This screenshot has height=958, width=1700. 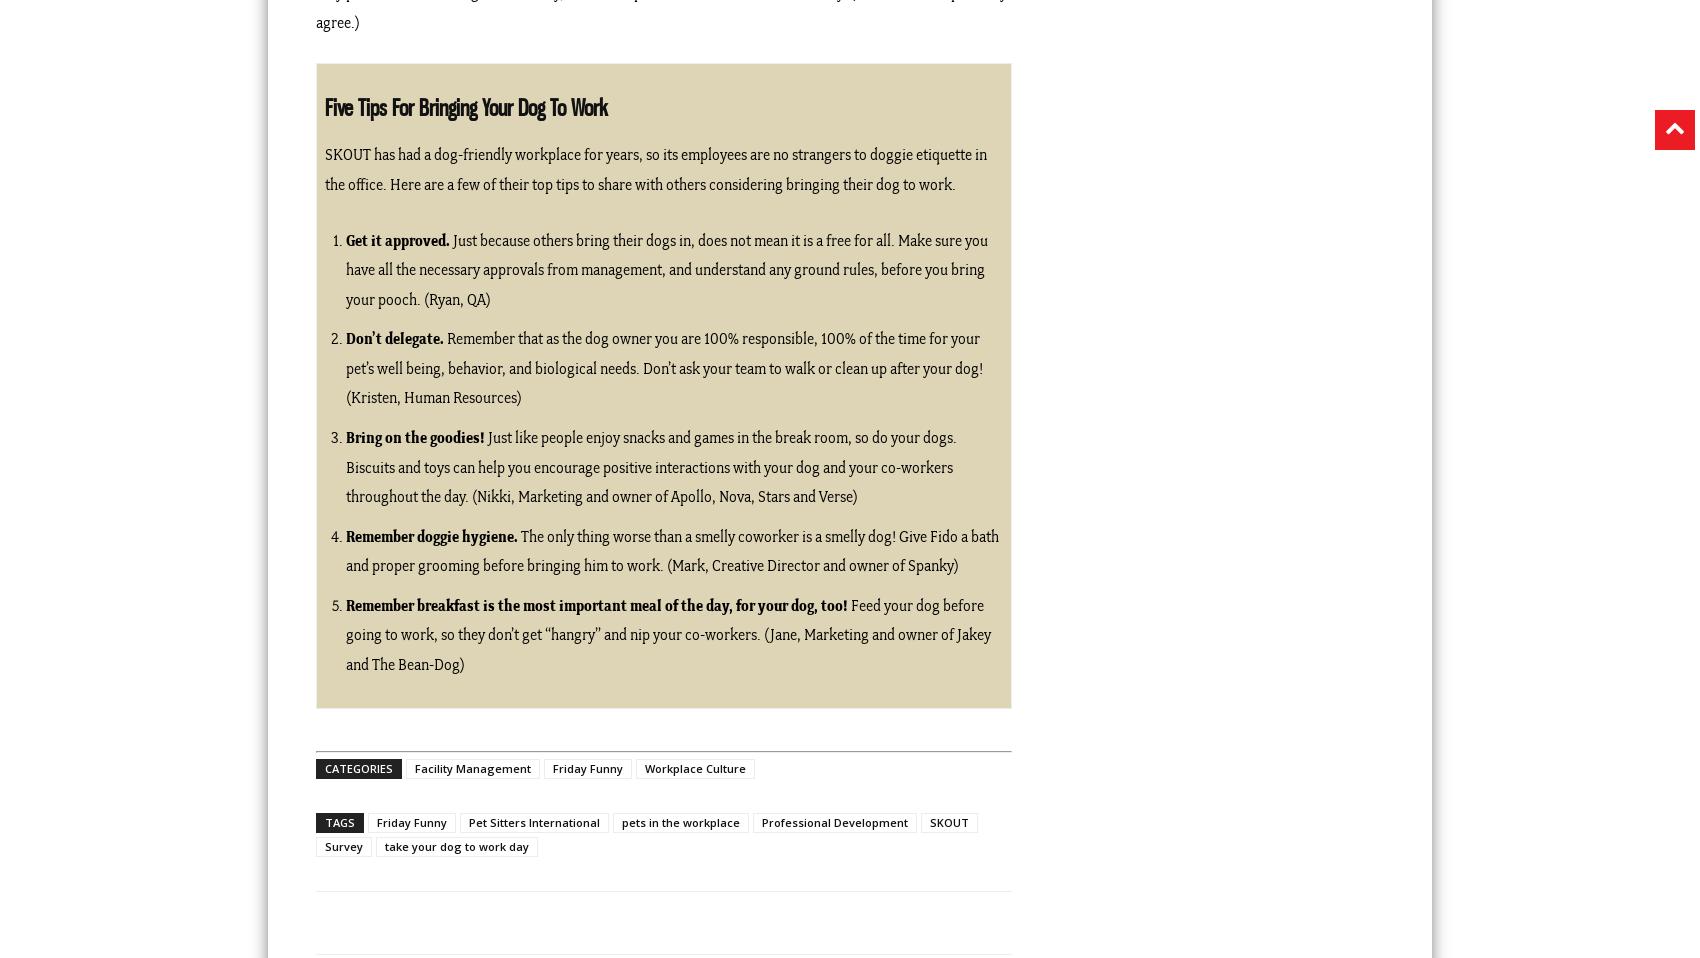 I want to click on 'Five Tips For Bringing Your Dog To Work', so click(x=466, y=107).